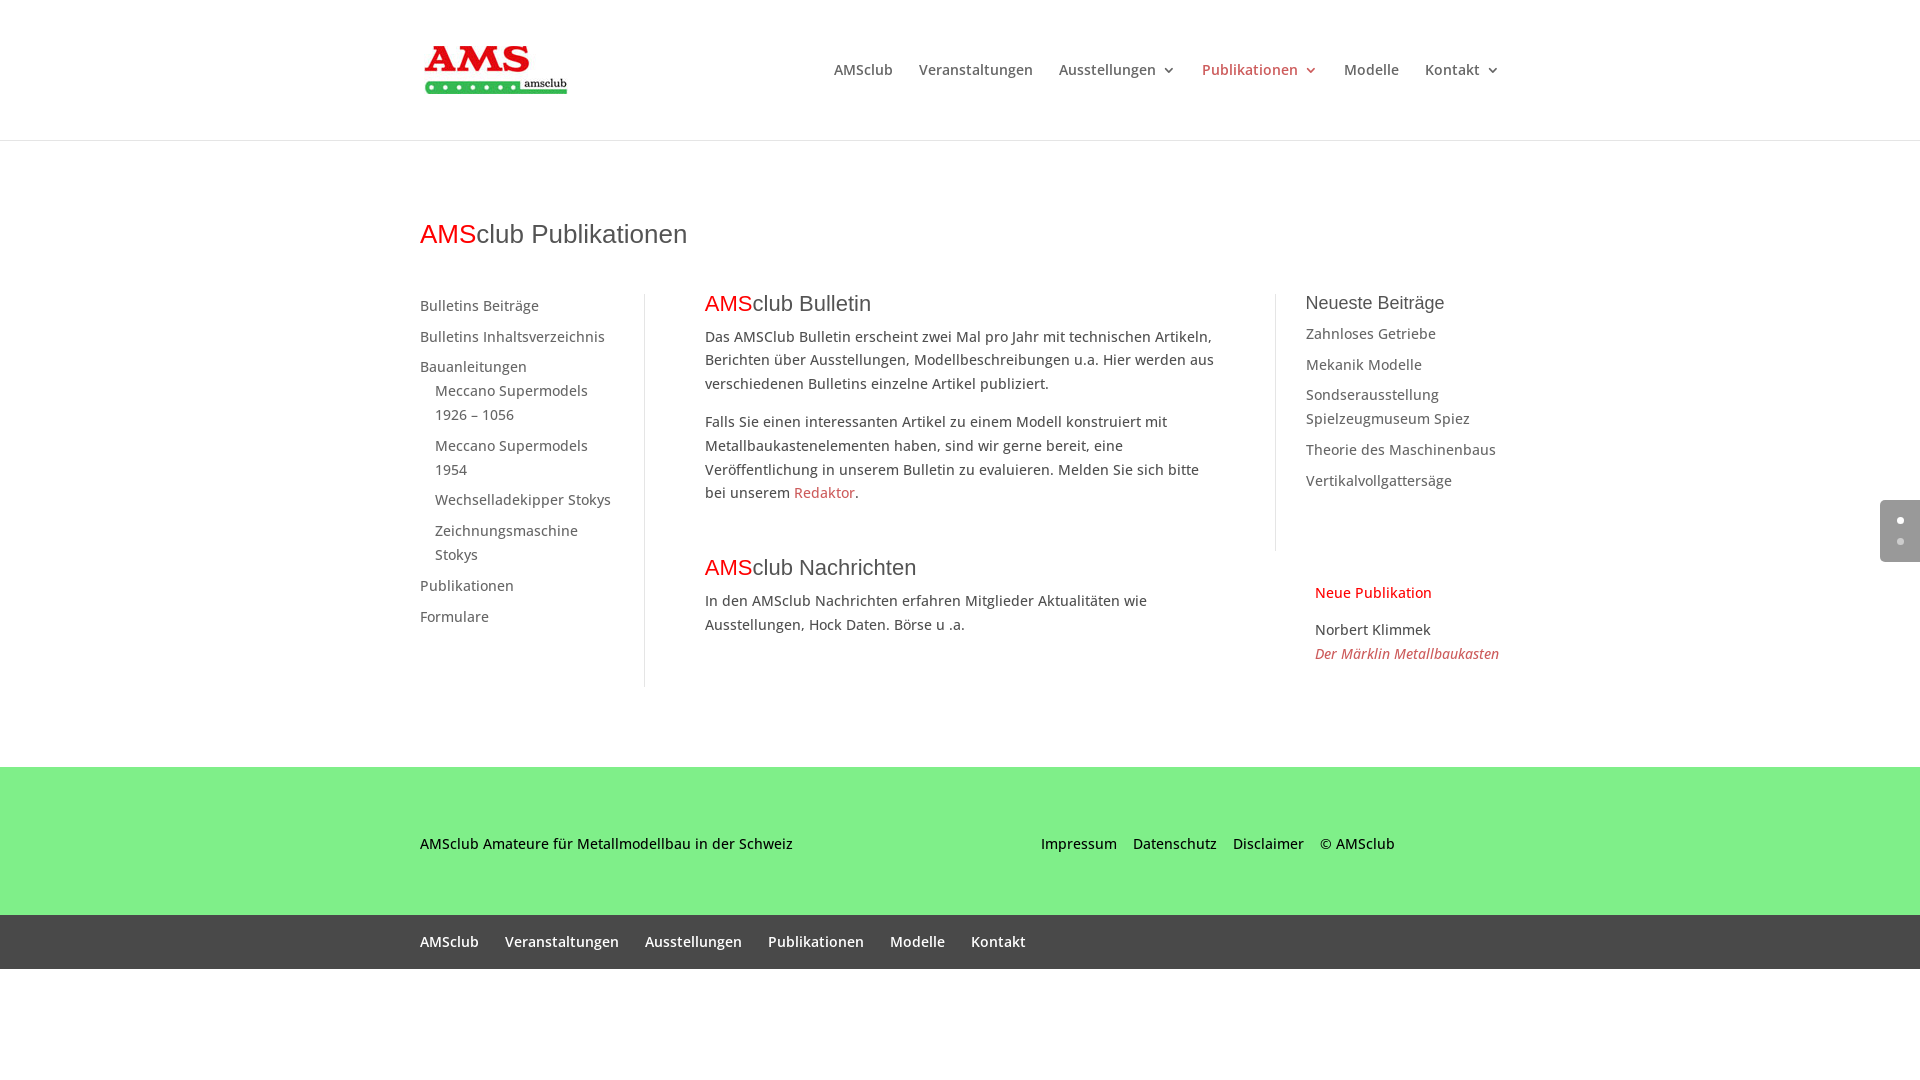 The width and height of the screenshot is (1920, 1080). I want to click on 'Ausstellungen', so click(693, 941).